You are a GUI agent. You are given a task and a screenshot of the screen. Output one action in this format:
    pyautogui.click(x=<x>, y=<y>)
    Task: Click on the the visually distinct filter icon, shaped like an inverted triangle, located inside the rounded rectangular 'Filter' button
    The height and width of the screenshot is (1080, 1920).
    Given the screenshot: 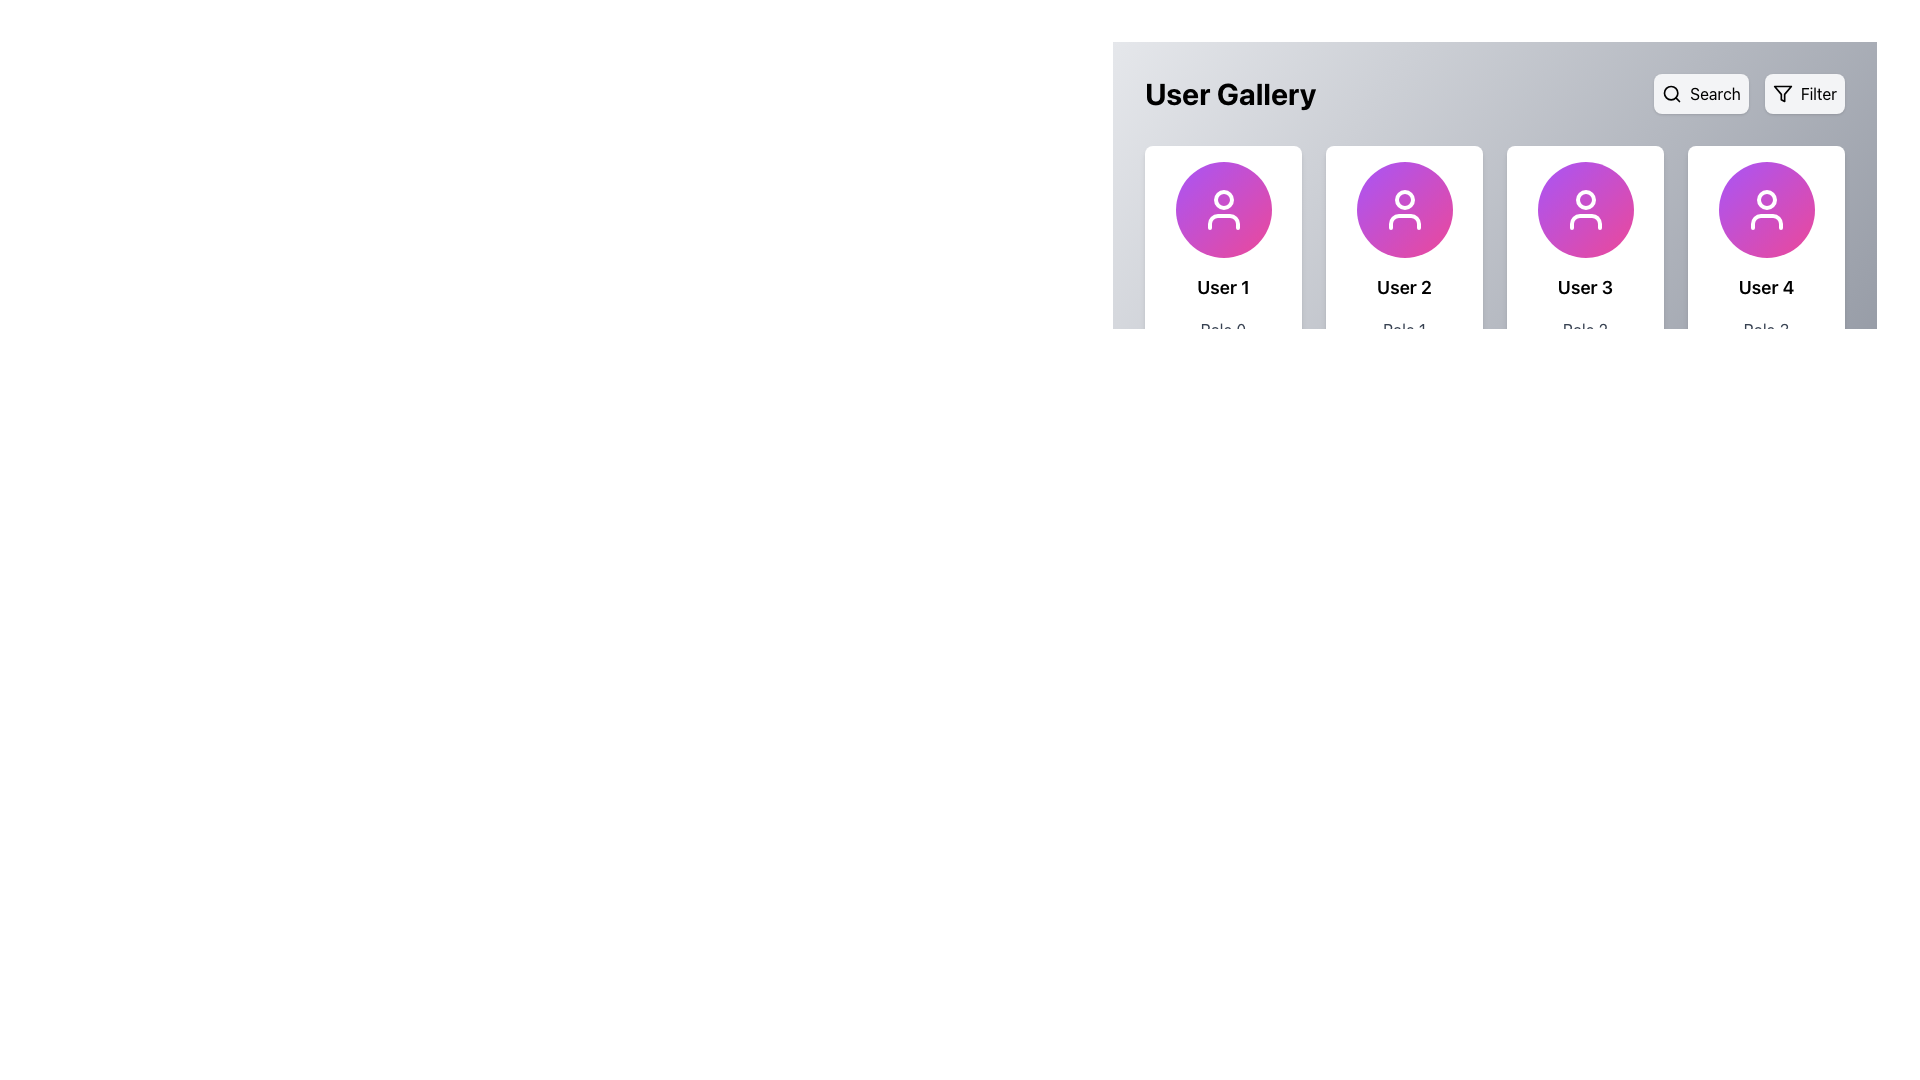 What is the action you would take?
    pyautogui.click(x=1782, y=93)
    